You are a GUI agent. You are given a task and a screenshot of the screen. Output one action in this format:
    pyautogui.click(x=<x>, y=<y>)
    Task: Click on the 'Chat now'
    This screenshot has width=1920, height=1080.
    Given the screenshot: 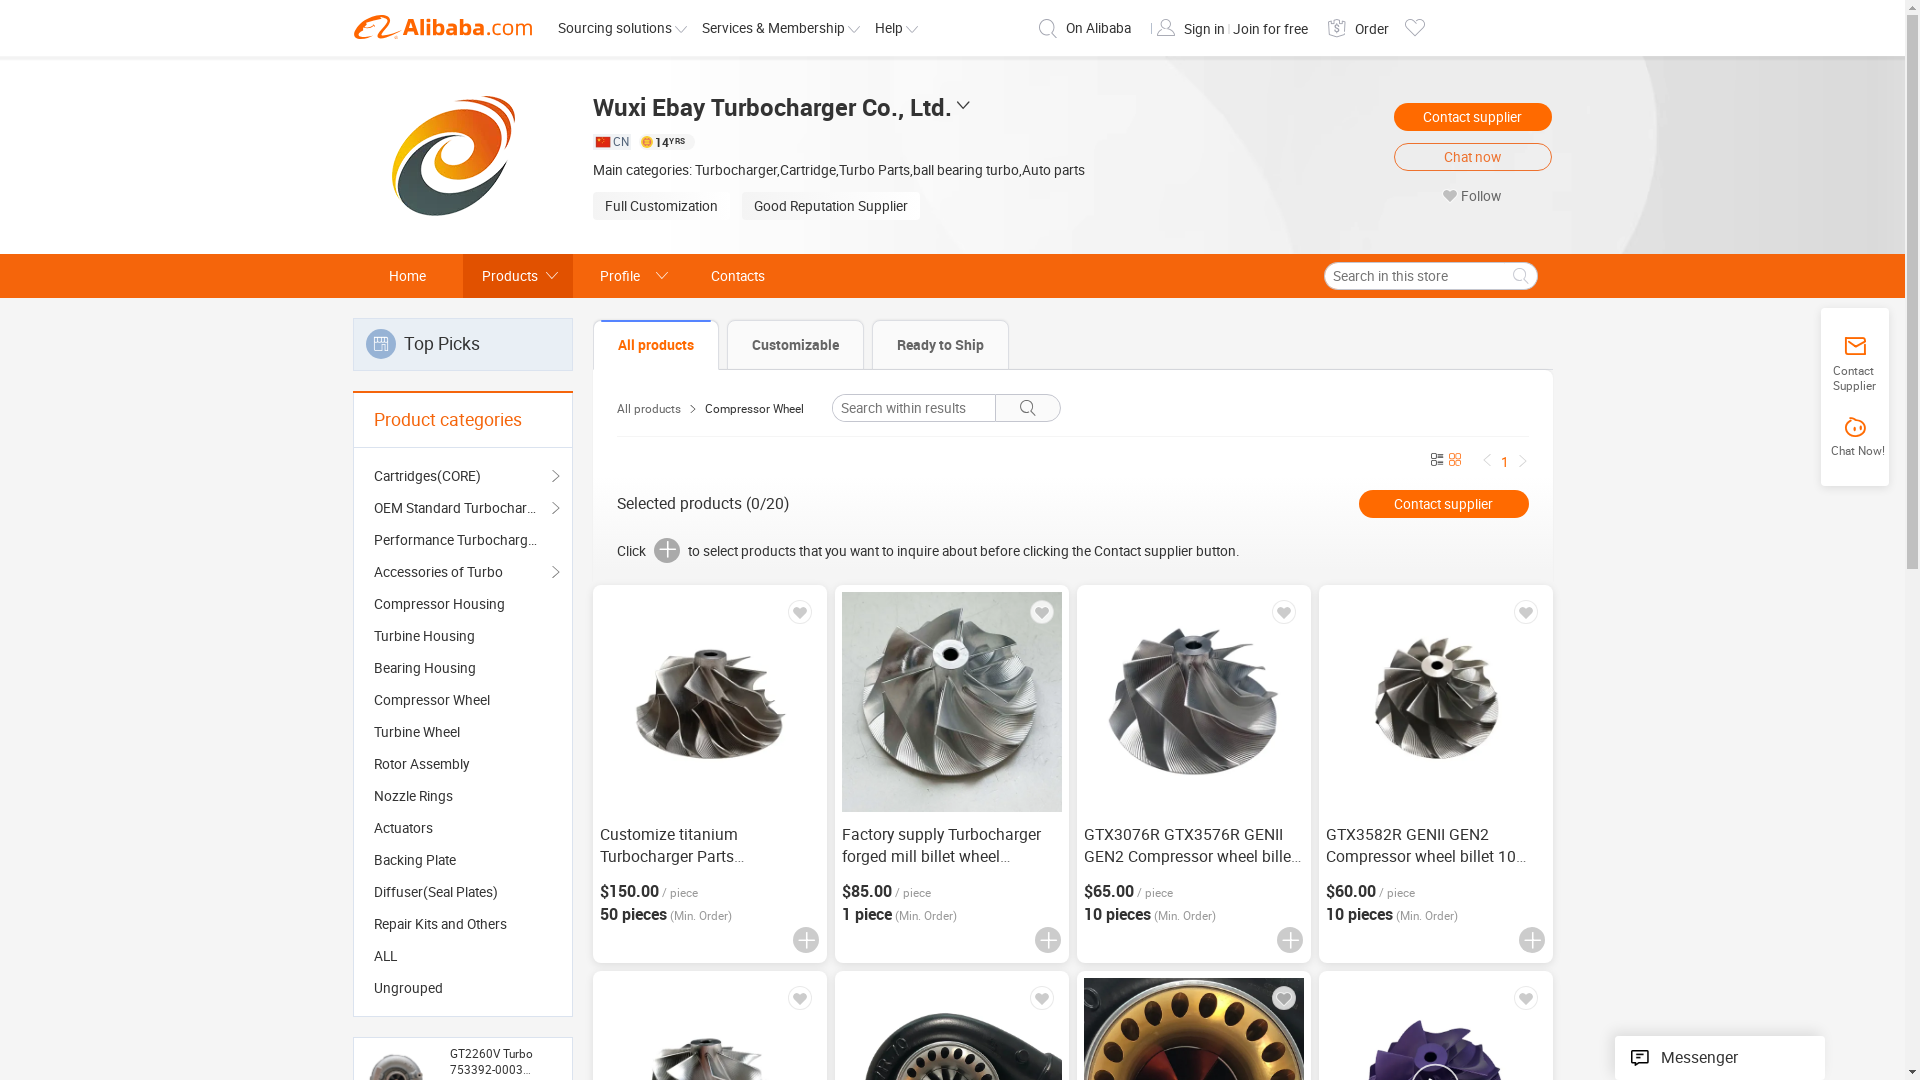 What is the action you would take?
    pyautogui.click(x=1473, y=156)
    